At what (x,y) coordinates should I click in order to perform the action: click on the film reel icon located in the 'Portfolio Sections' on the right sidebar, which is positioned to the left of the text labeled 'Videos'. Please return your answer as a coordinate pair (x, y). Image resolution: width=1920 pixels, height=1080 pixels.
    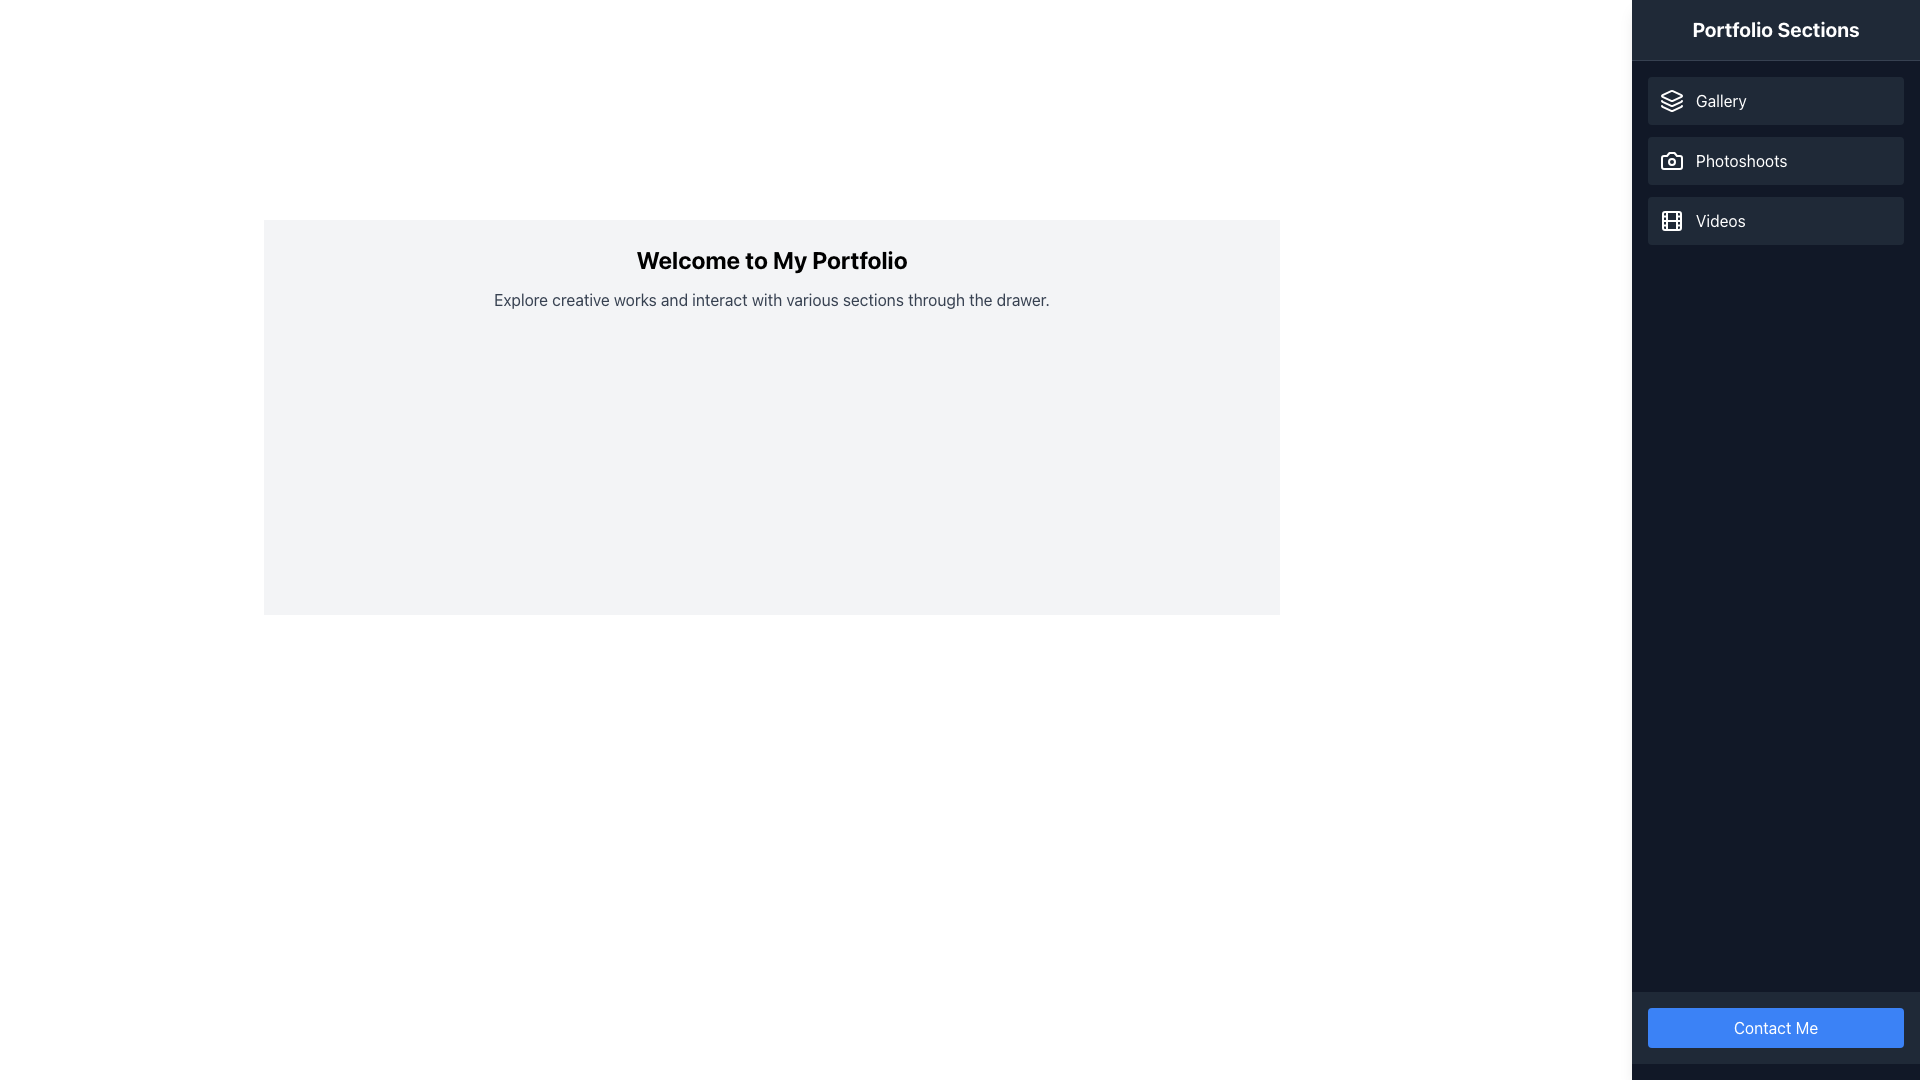
    Looking at the image, I should click on (1671, 220).